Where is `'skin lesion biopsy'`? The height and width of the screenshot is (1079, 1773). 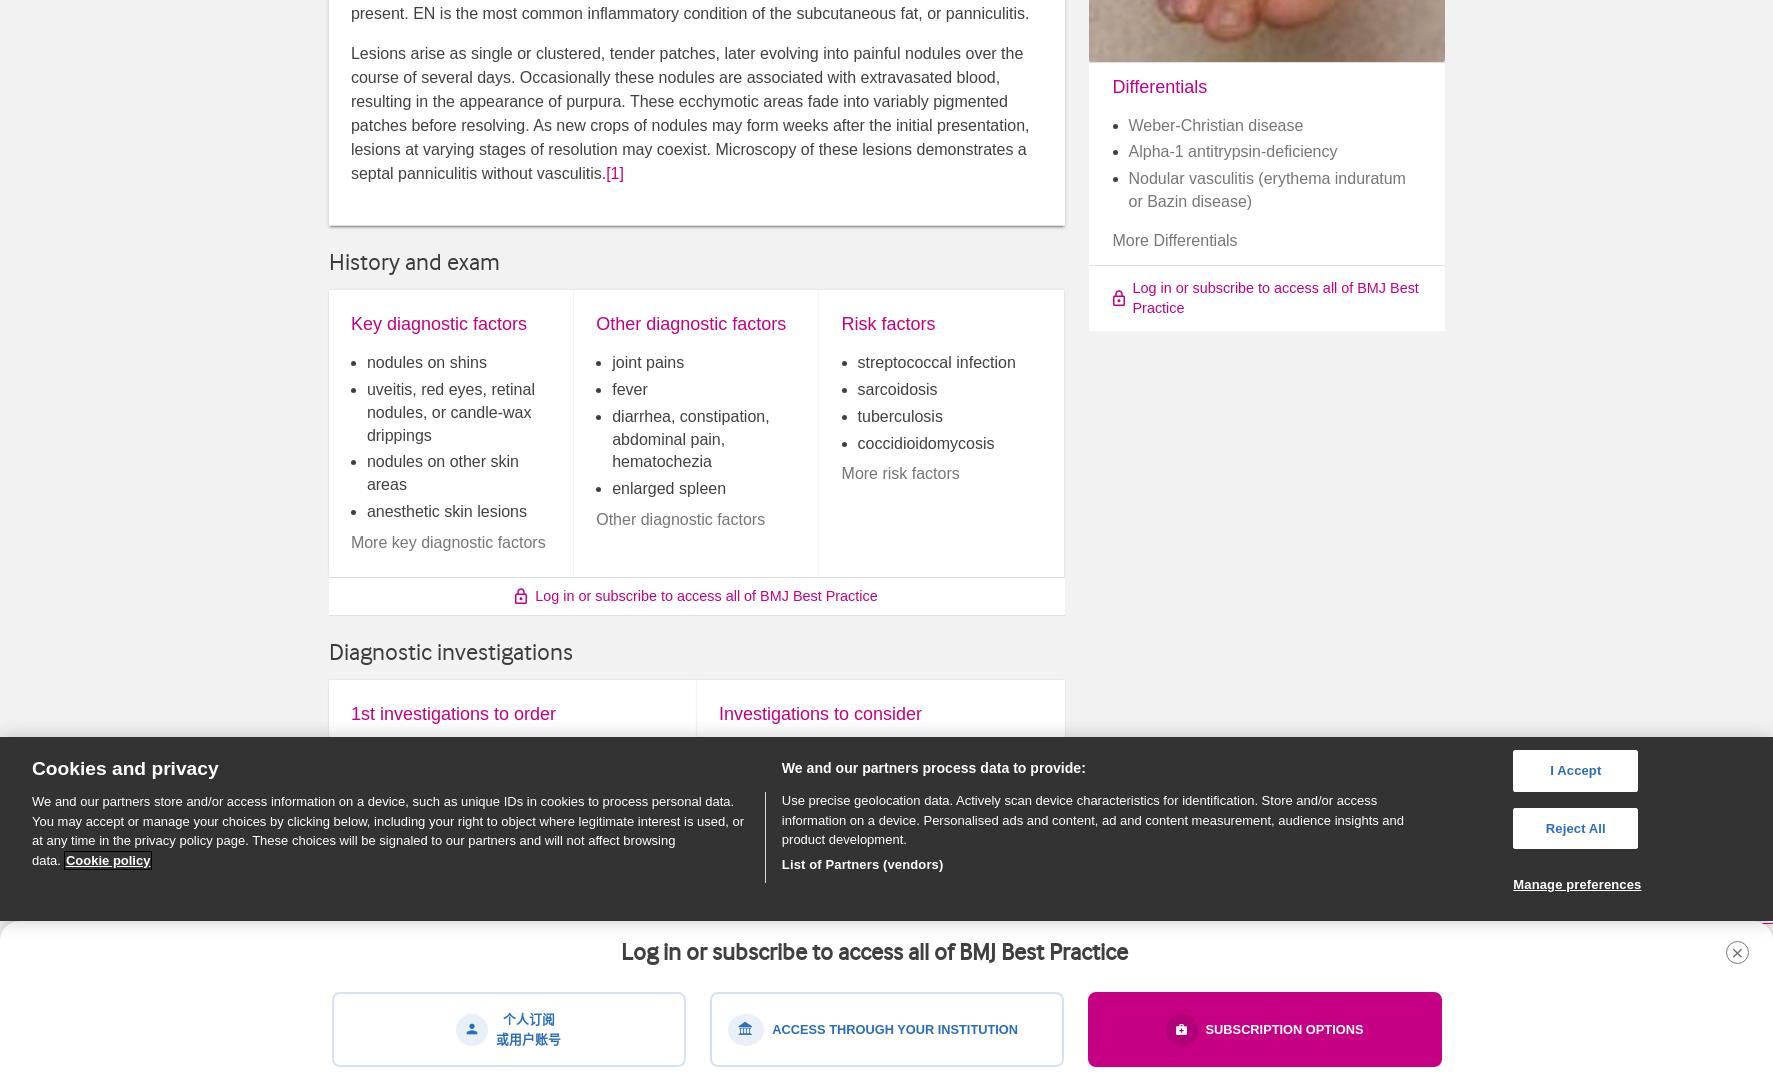 'skin lesion biopsy' is located at coordinates (795, 778).